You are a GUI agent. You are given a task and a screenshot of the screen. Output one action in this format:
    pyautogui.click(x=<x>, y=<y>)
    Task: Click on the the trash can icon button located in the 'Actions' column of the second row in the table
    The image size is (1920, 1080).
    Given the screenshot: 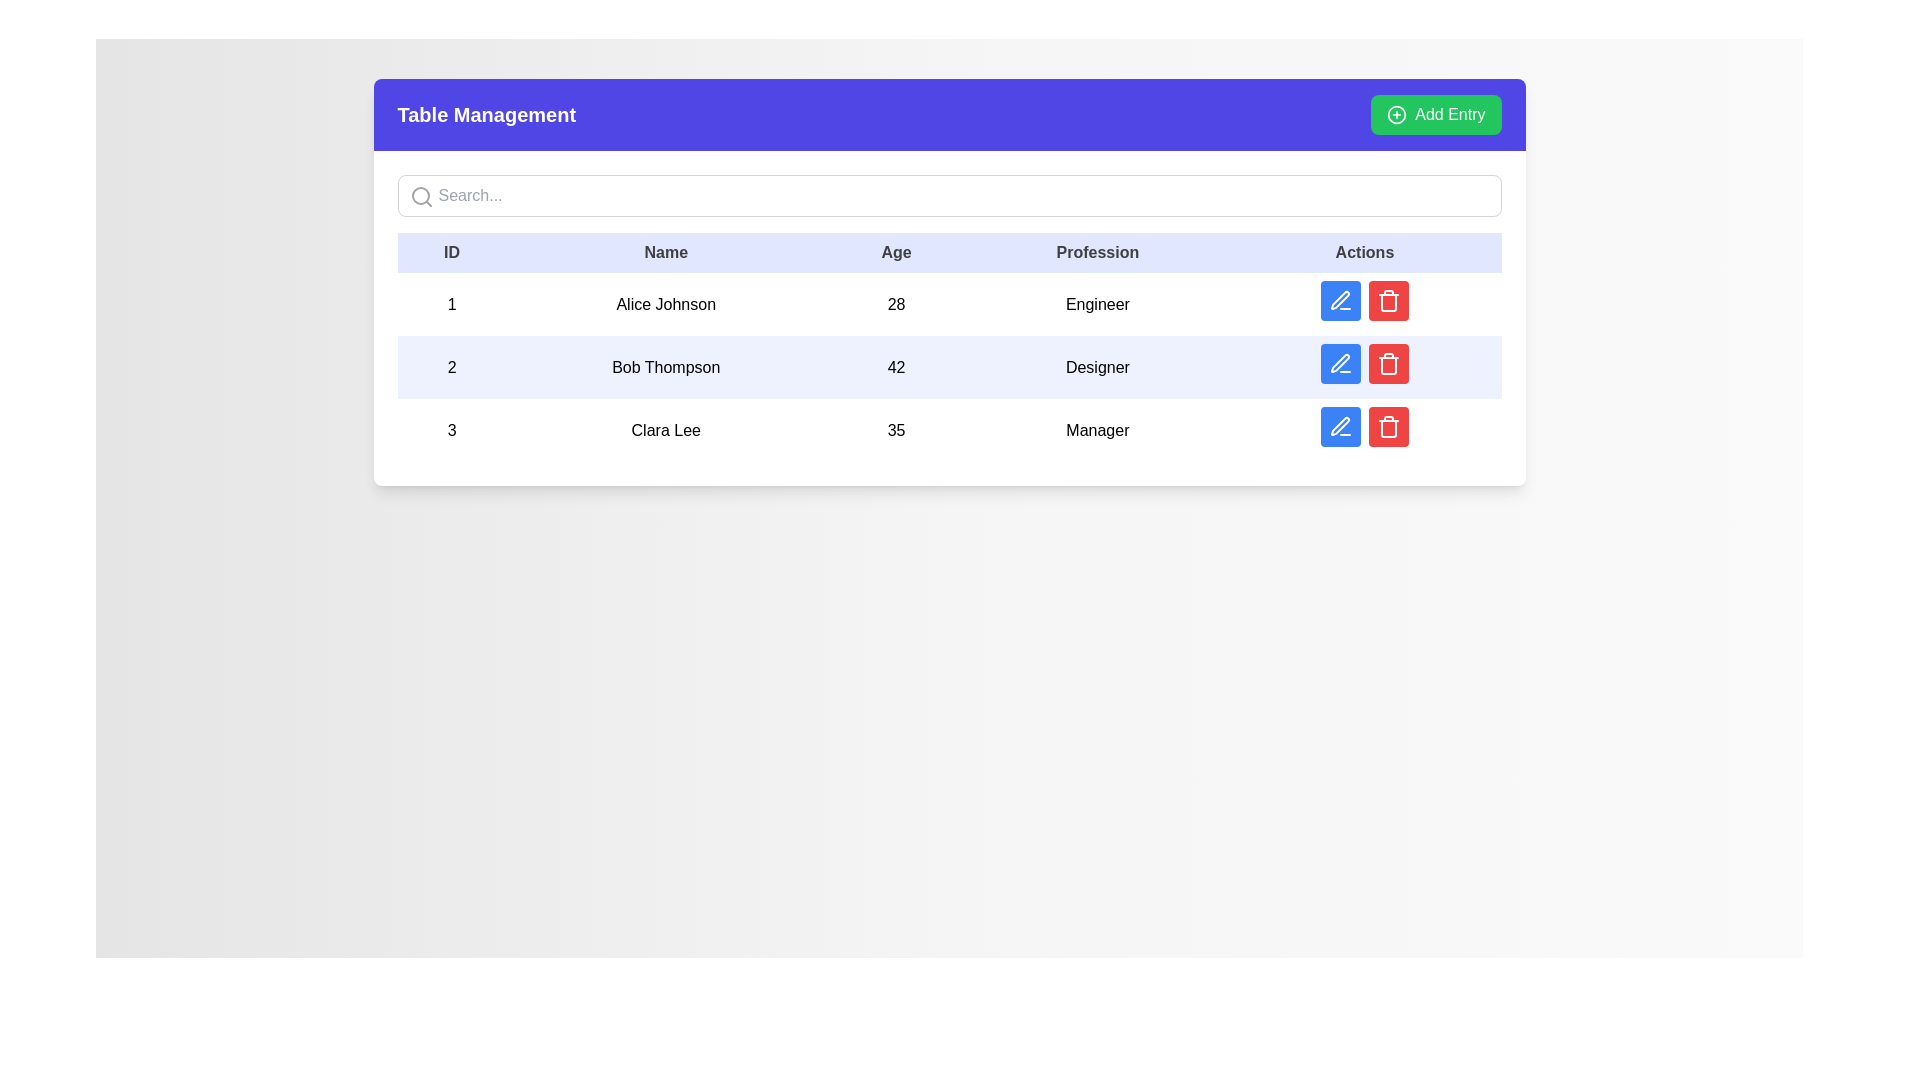 What is the action you would take?
    pyautogui.click(x=1387, y=300)
    